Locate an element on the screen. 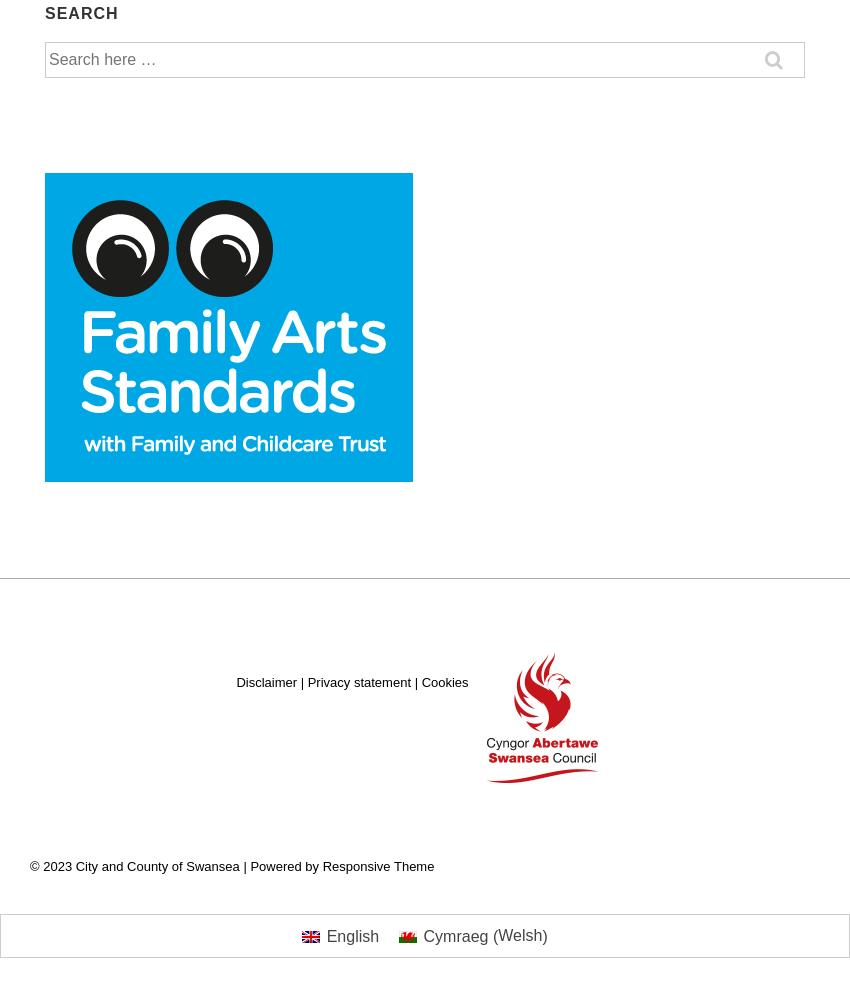 Image resolution: width=850 pixels, height=986 pixels. 'Cymraeg' is located at coordinates (454, 935).